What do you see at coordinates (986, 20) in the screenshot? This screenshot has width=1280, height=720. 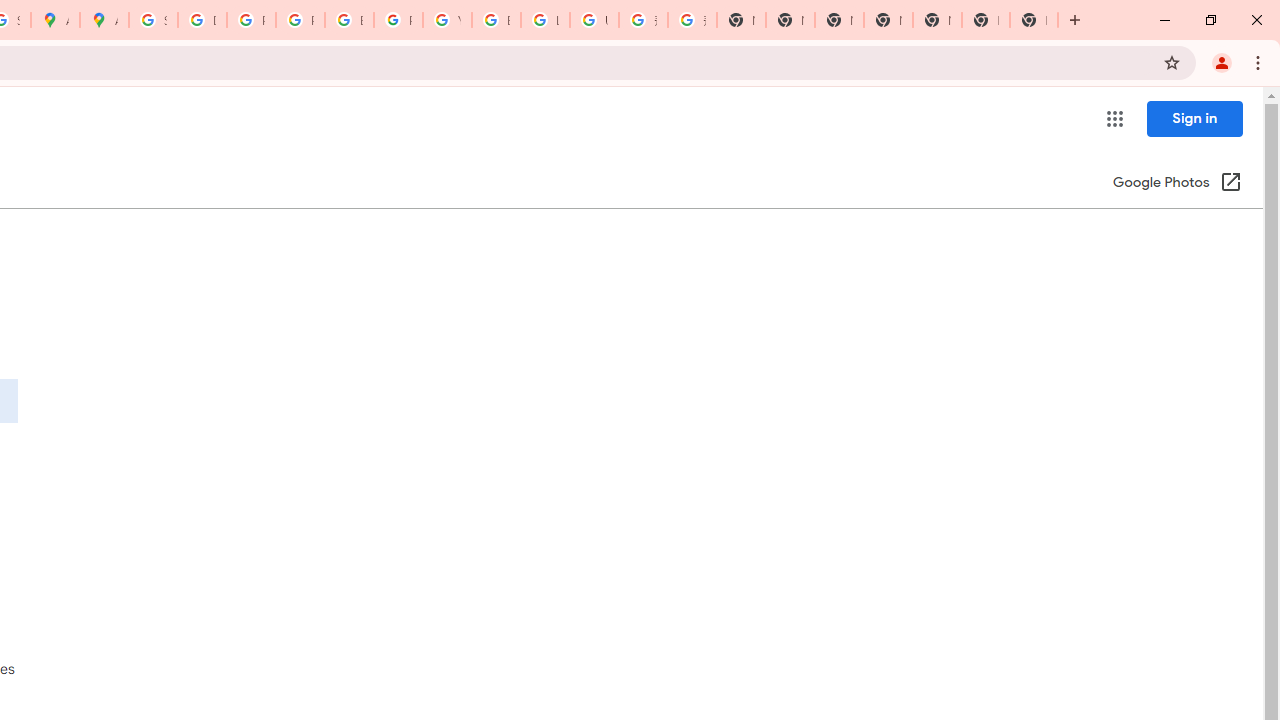 I see `'New Tab'` at bounding box center [986, 20].